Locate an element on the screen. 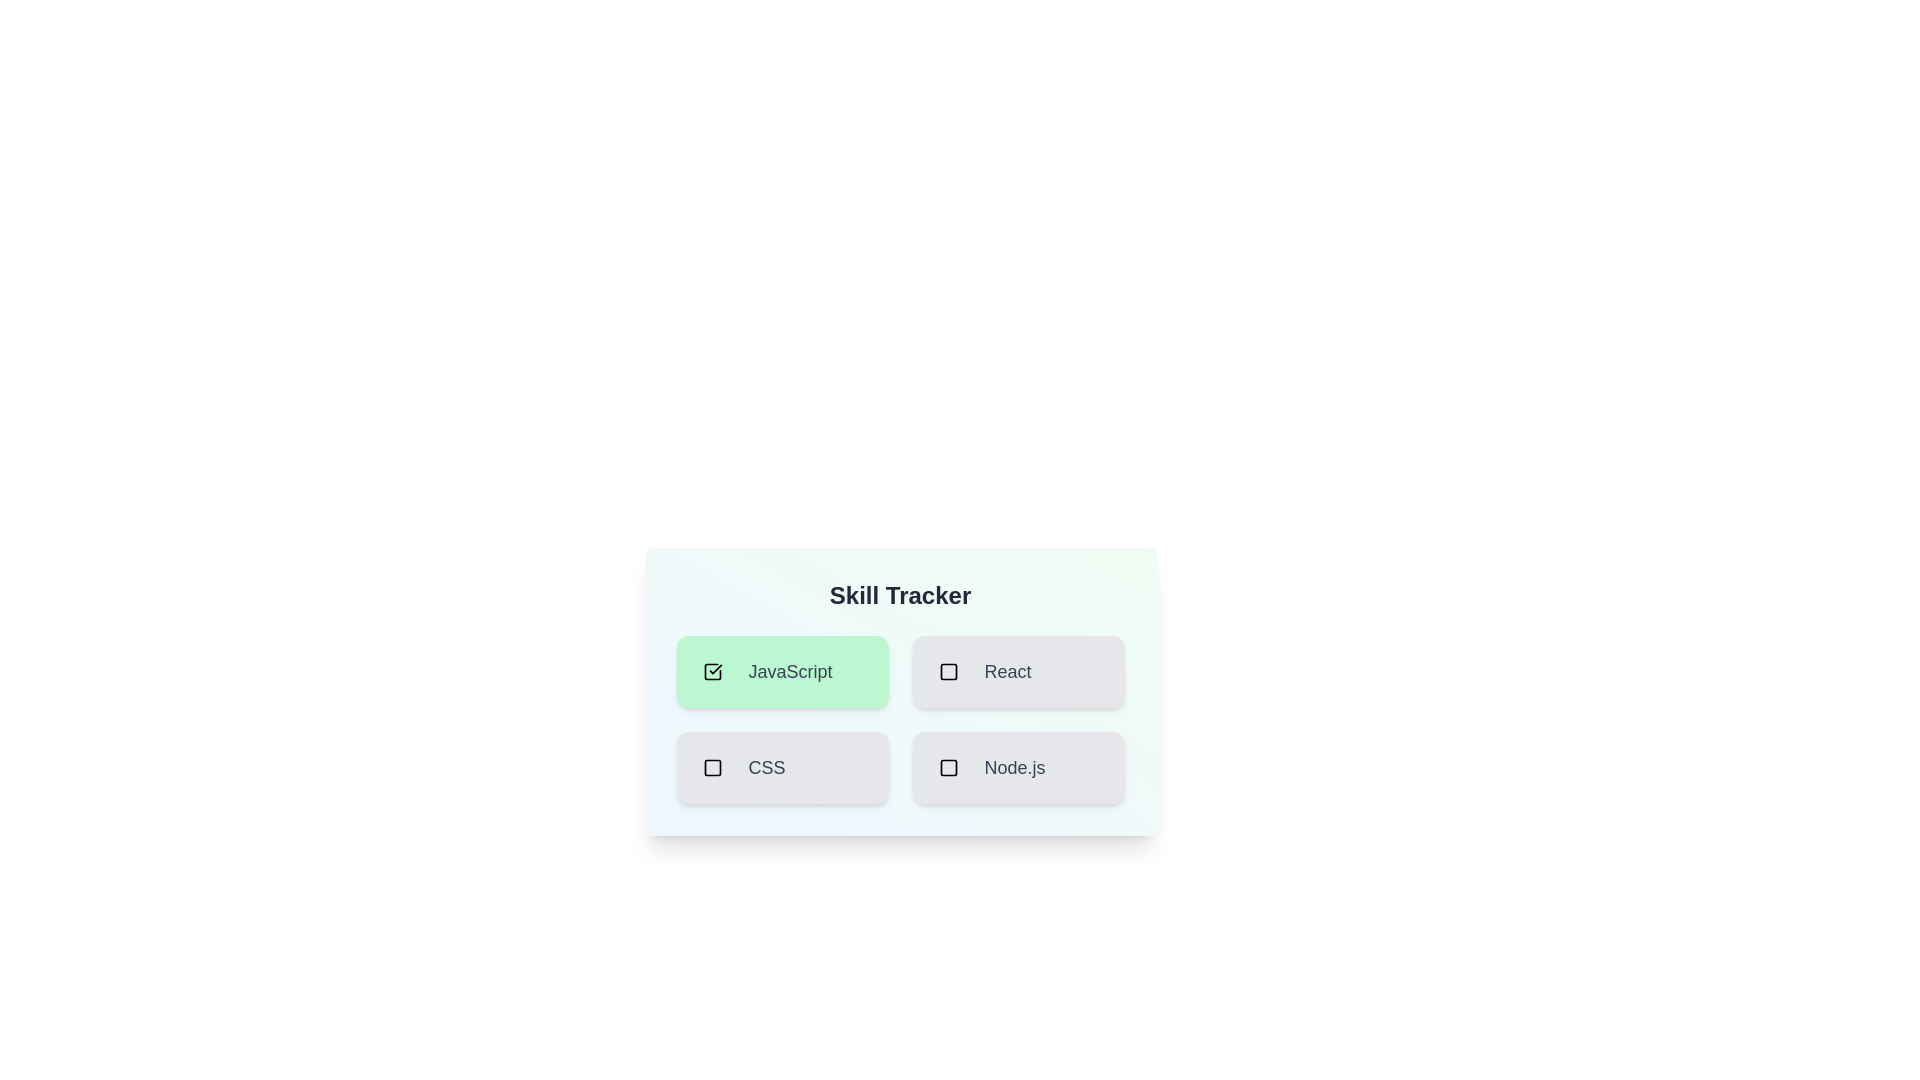 The image size is (1920, 1080). the skill JavaScript by clicking its checkbox is located at coordinates (712, 671).